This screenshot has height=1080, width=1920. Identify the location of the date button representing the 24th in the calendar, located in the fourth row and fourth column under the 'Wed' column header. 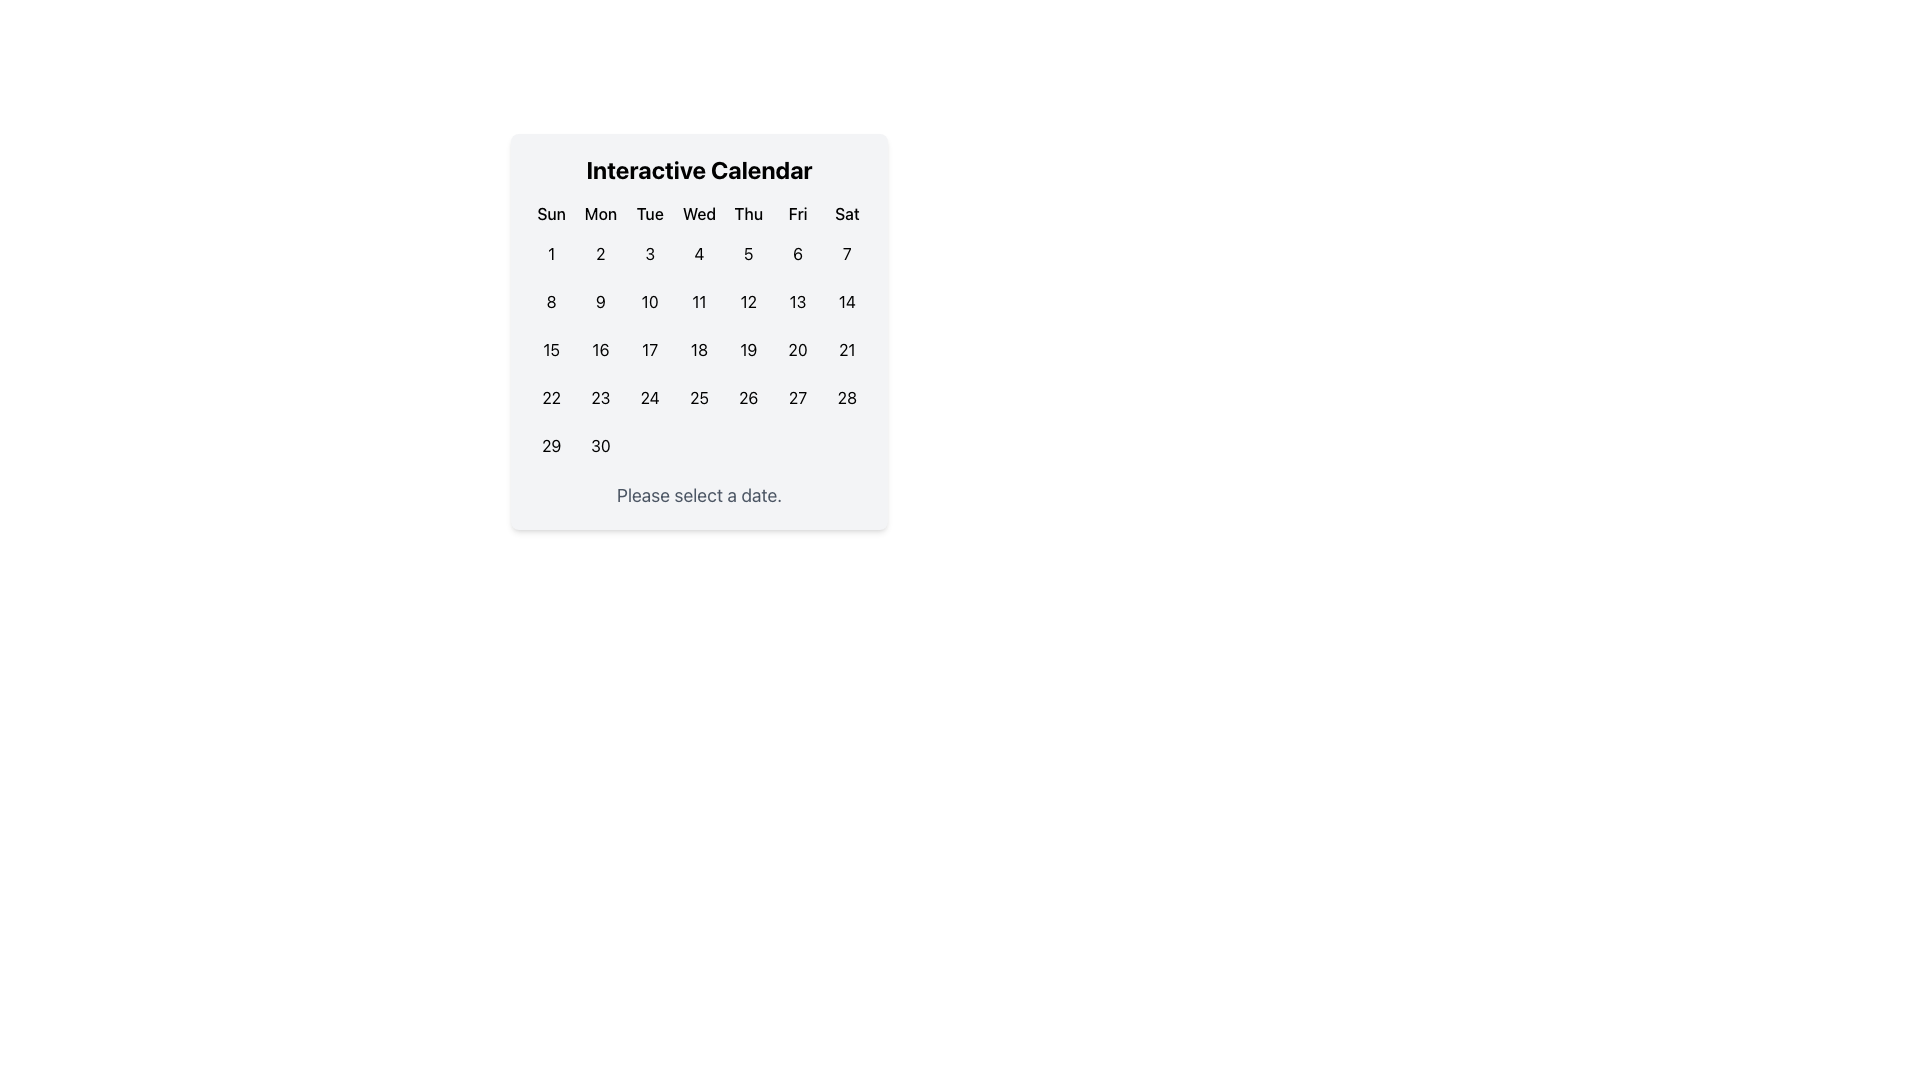
(650, 397).